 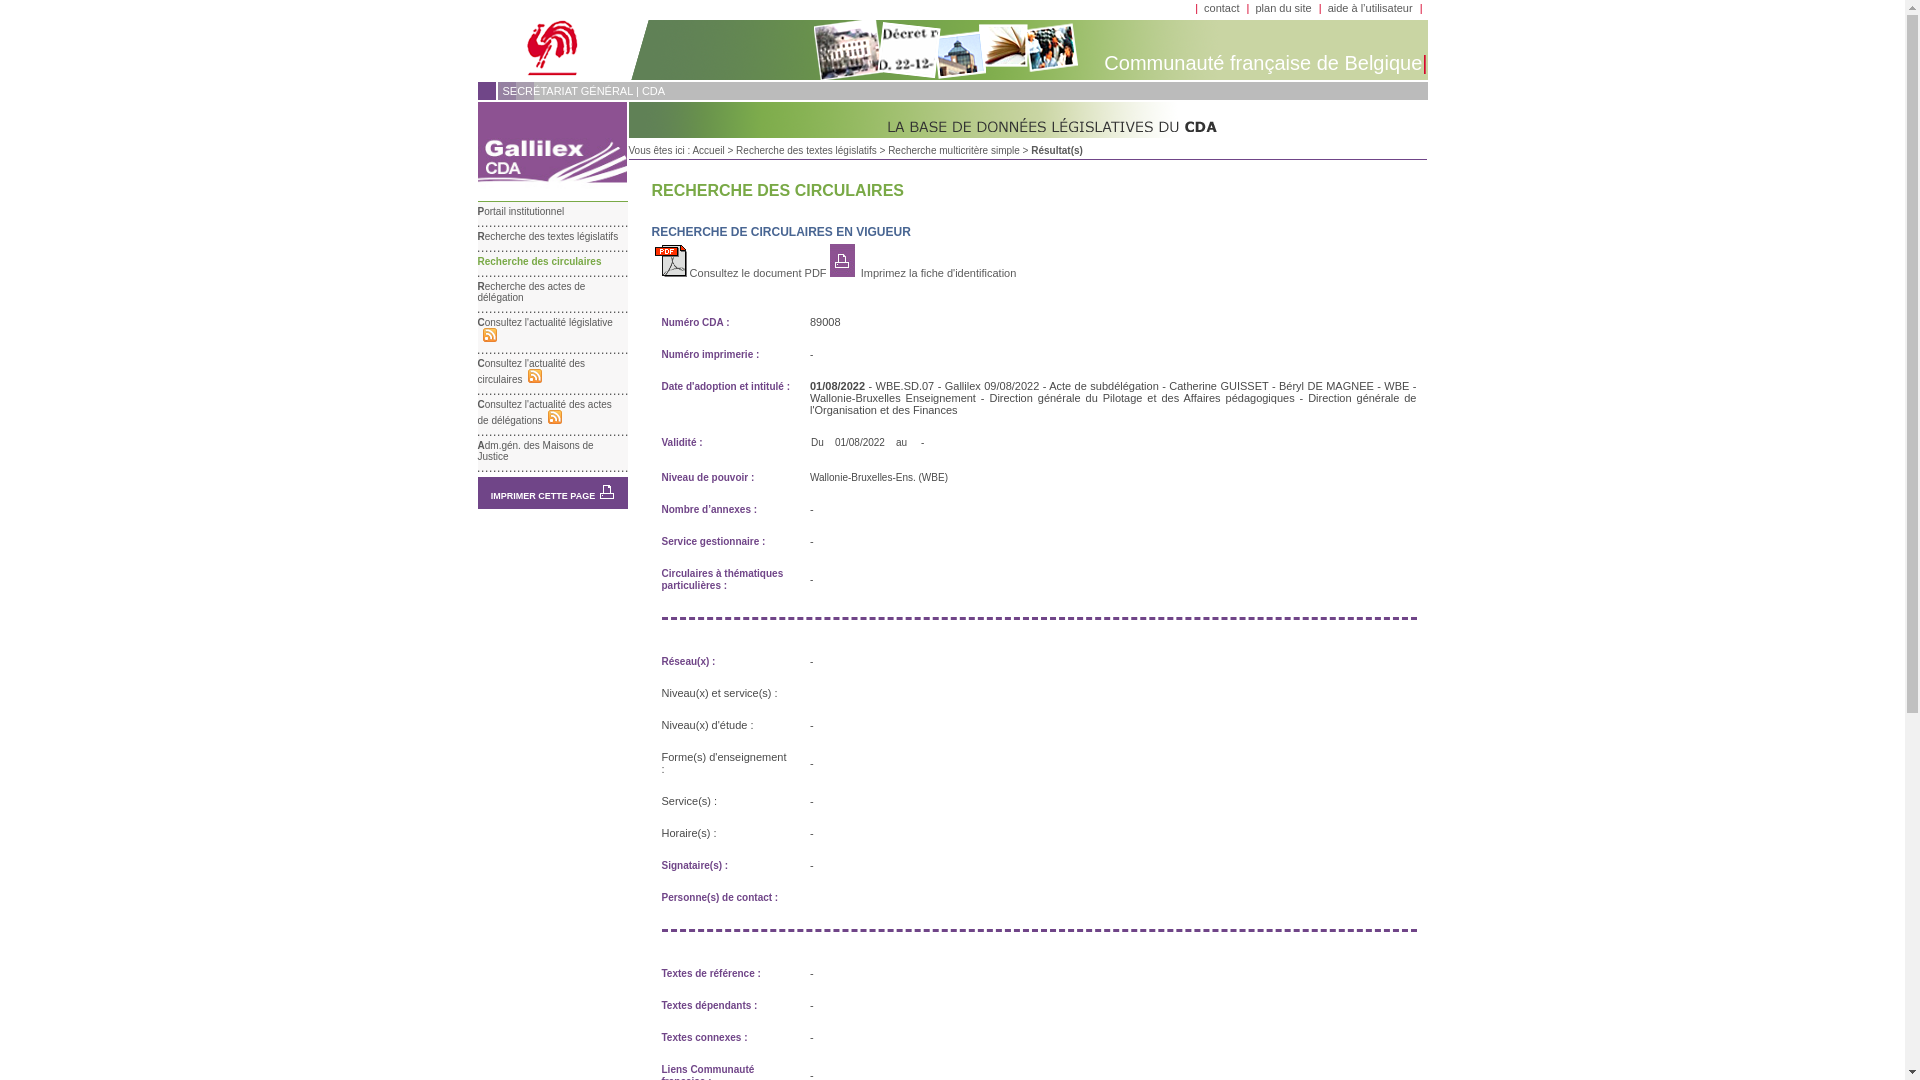 What do you see at coordinates (858, 273) in the screenshot?
I see `'Imprimez la fiche d'identification'` at bounding box center [858, 273].